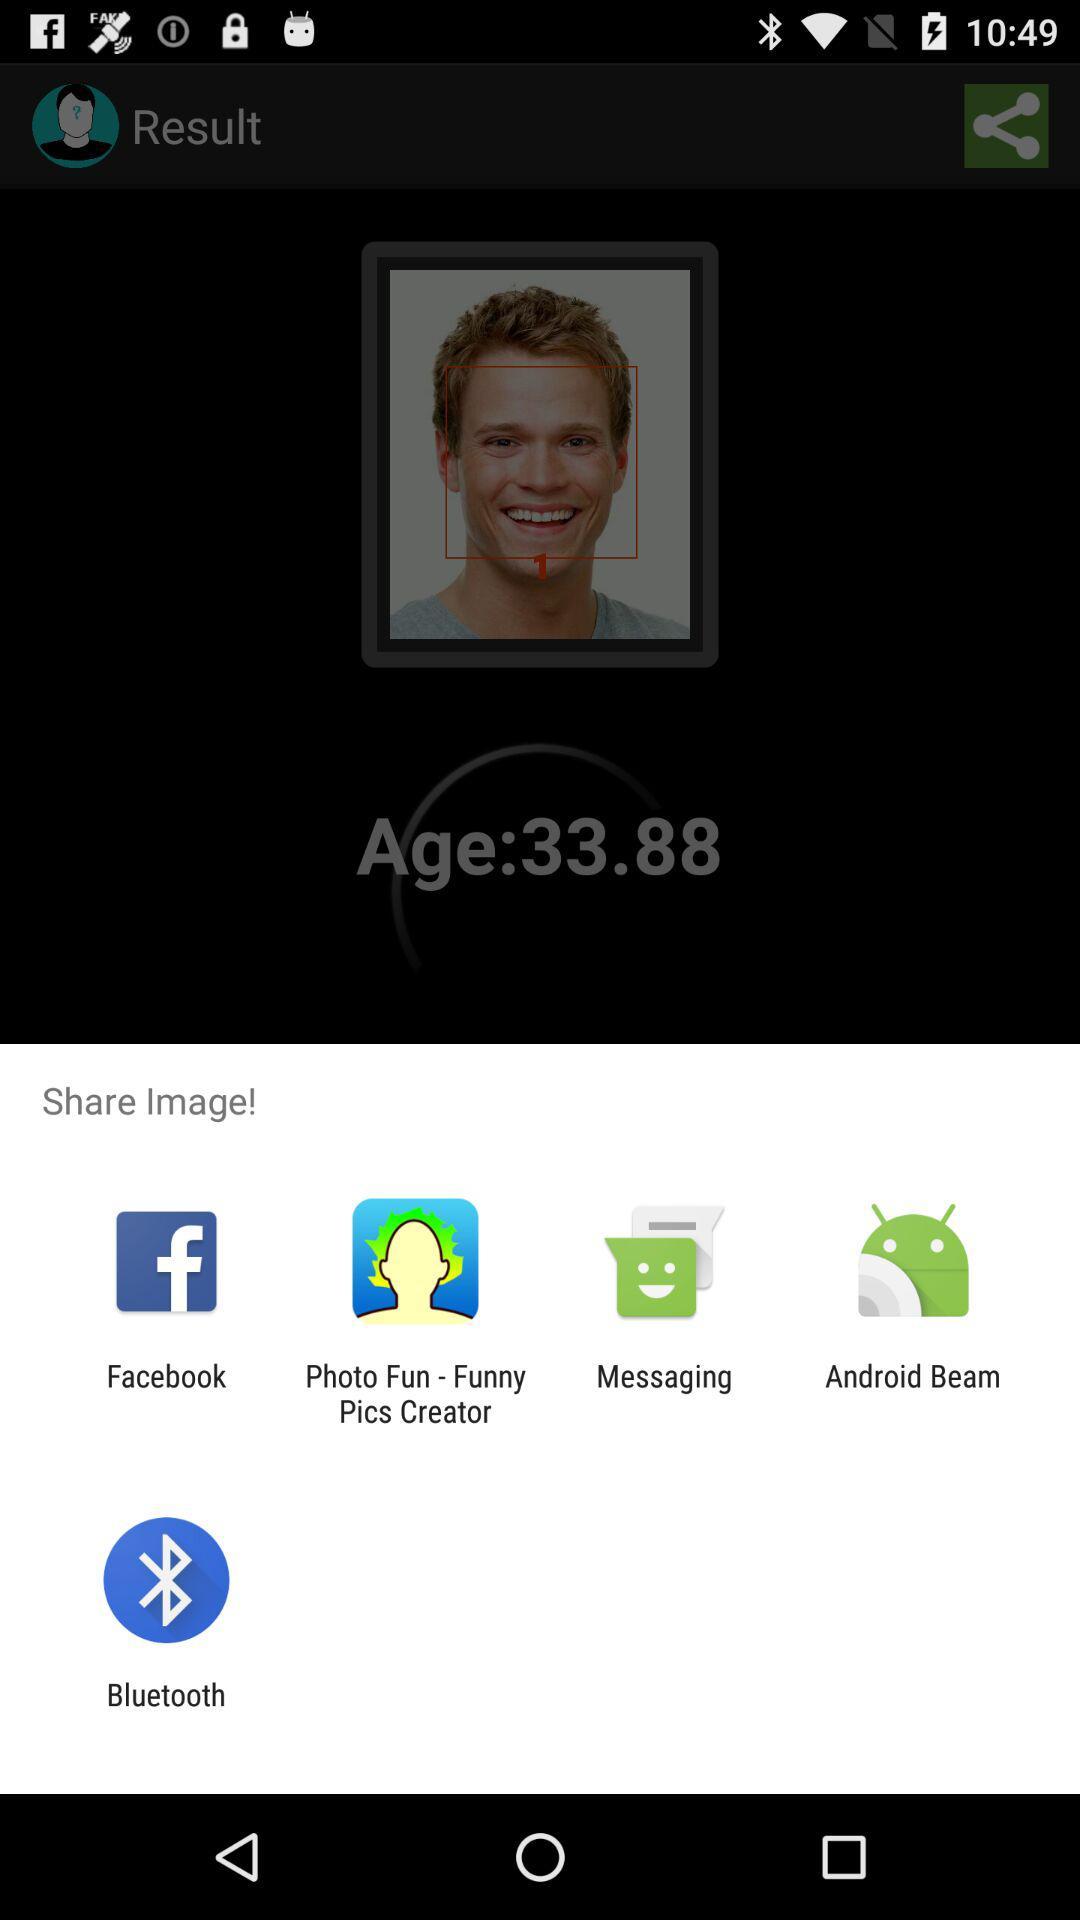 This screenshot has width=1080, height=1920. Describe the element at coordinates (664, 1392) in the screenshot. I see `the app to the right of the photo fun funny item` at that location.